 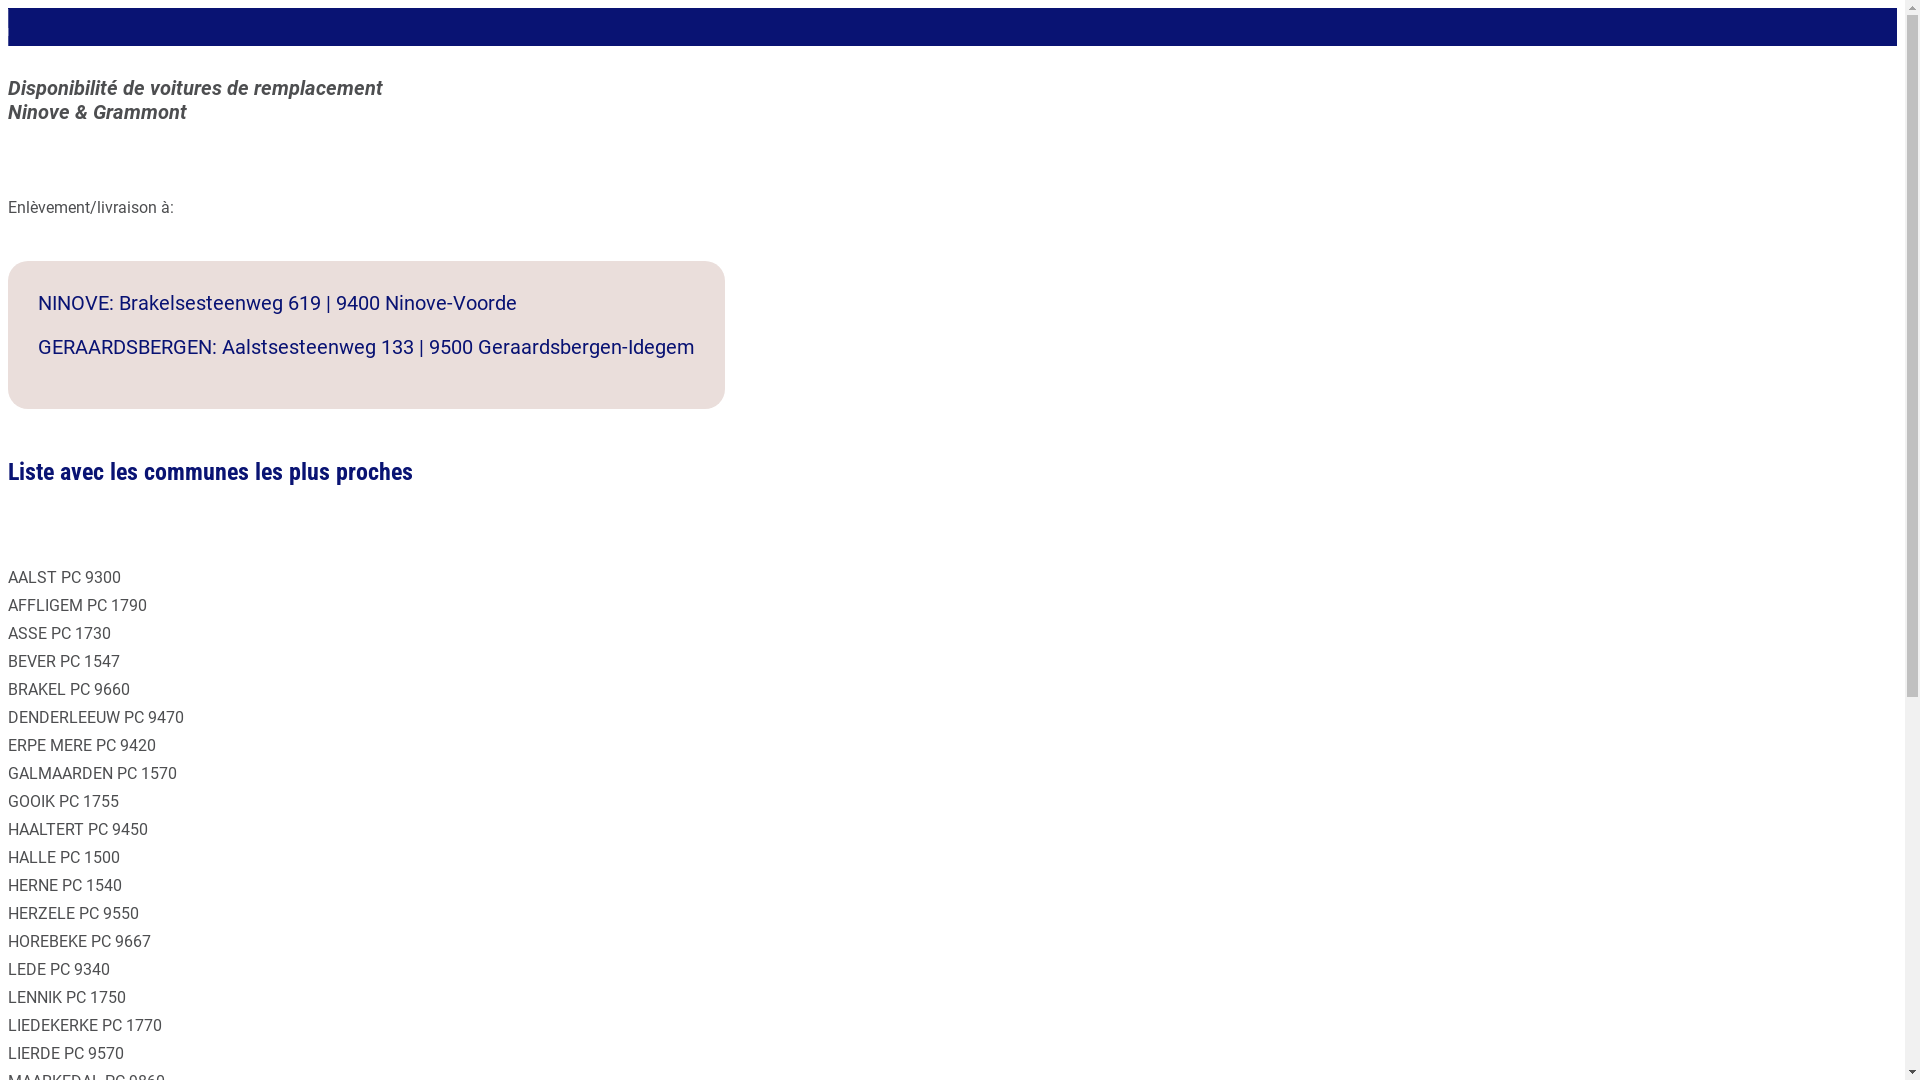 What do you see at coordinates (28, 23) in the screenshot?
I see `'ACCUEIL'` at bounding box center [28, 23].